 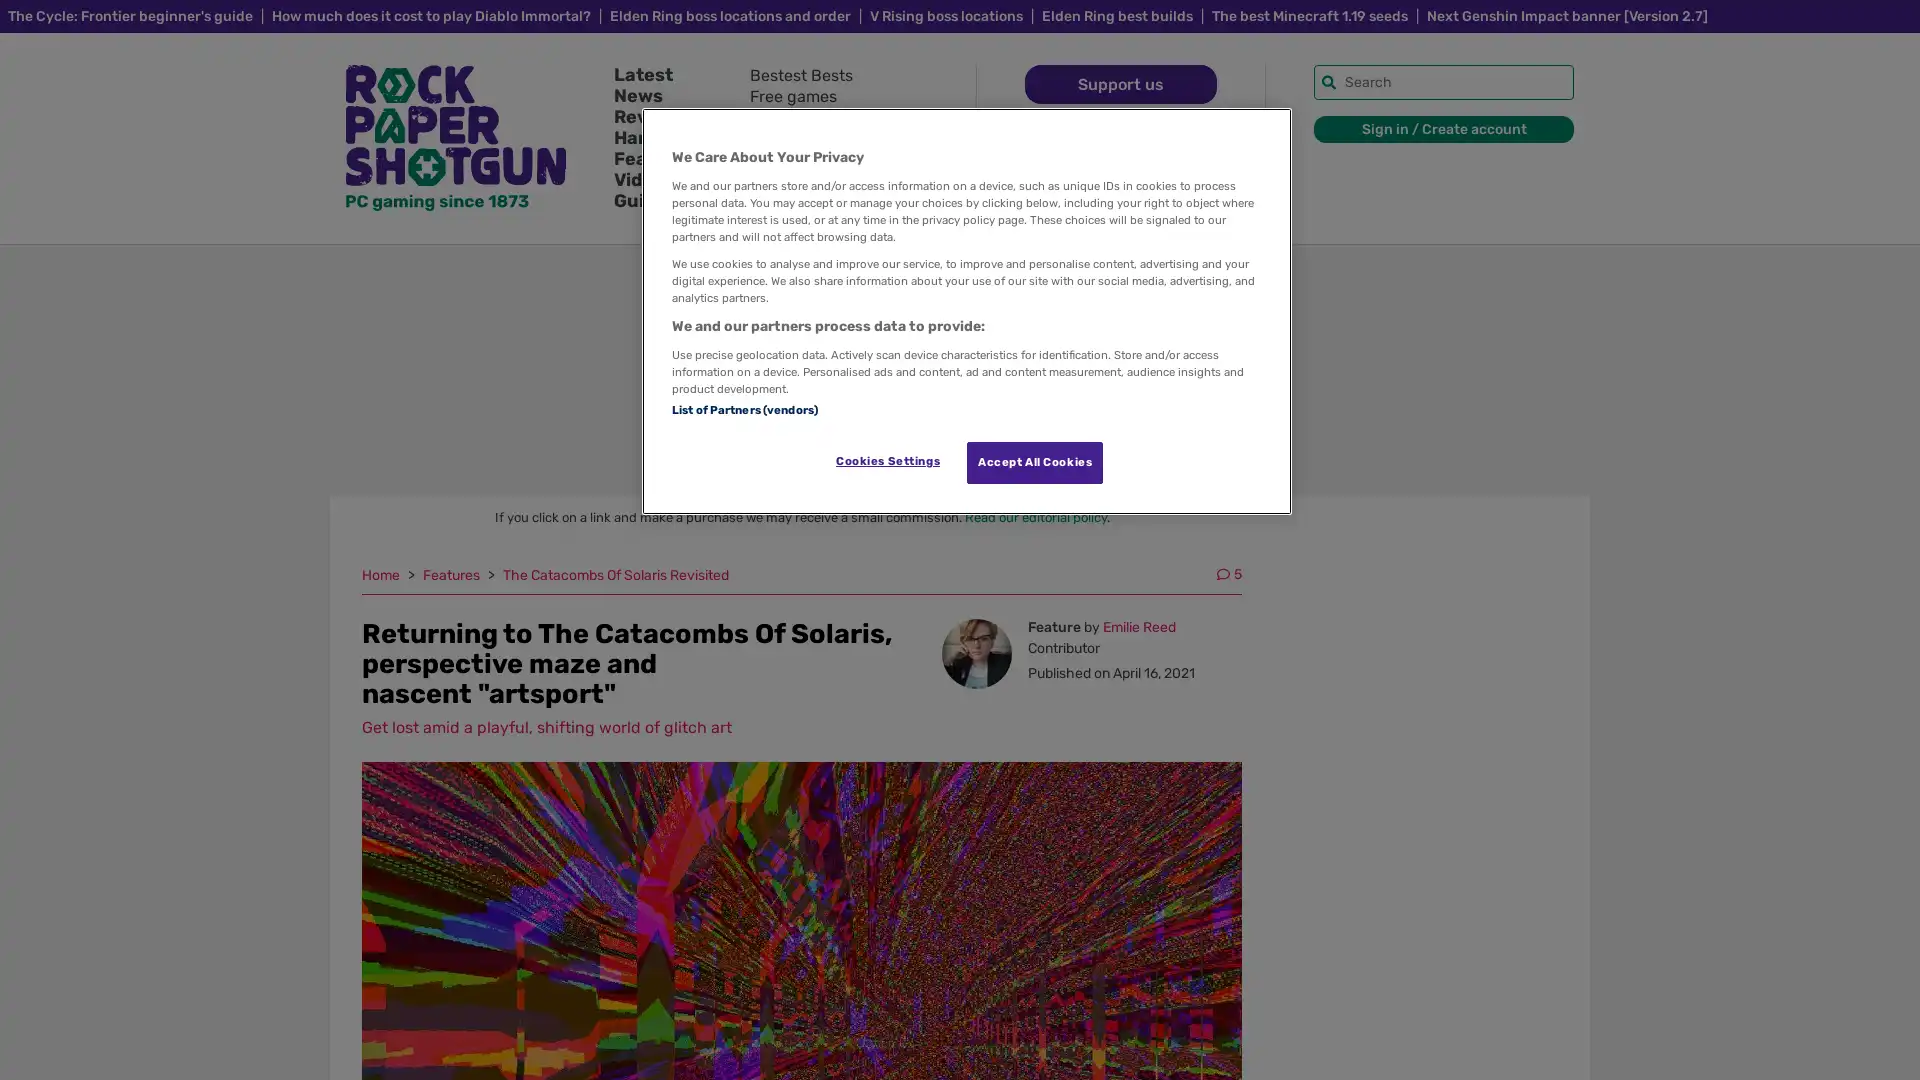 I want to click on Accept All Cookies, so click(x=1035, y=462).